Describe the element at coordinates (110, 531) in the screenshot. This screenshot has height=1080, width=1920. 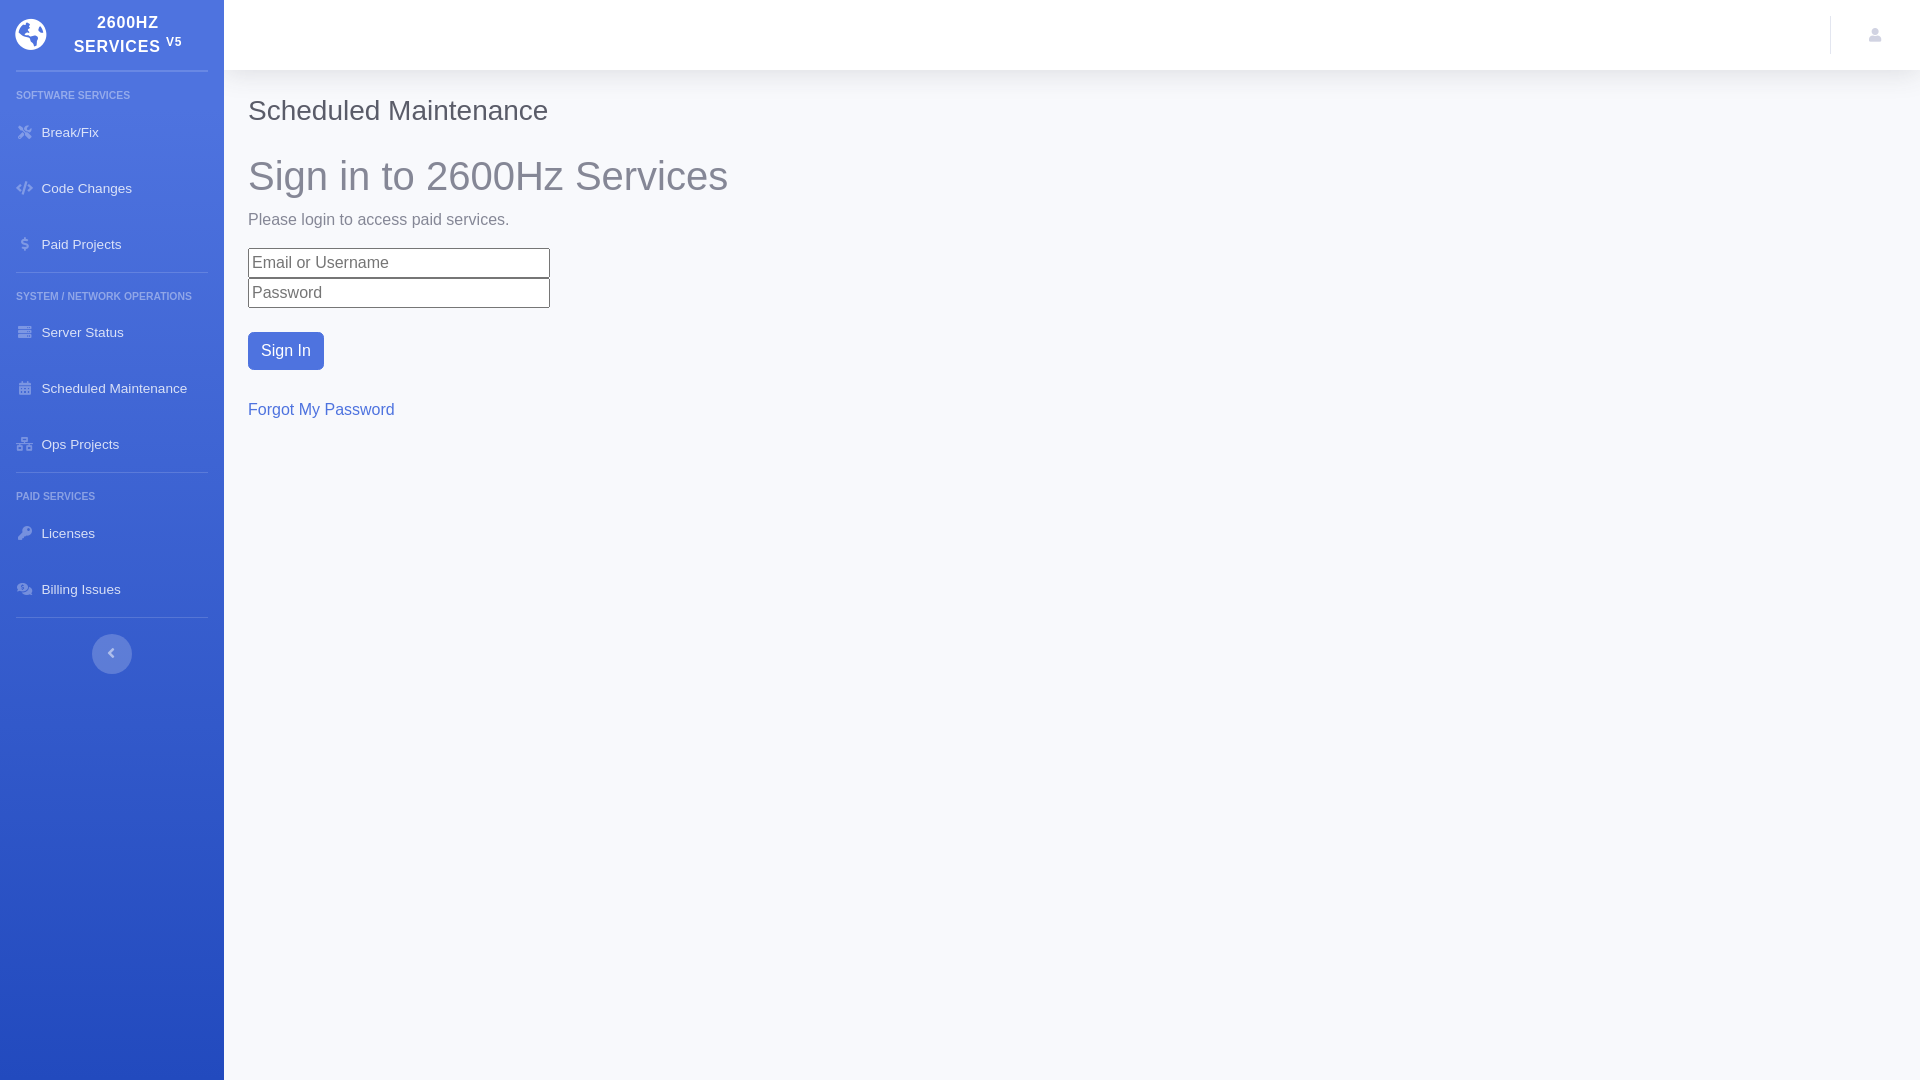
I see `'Licenses'` at that location.